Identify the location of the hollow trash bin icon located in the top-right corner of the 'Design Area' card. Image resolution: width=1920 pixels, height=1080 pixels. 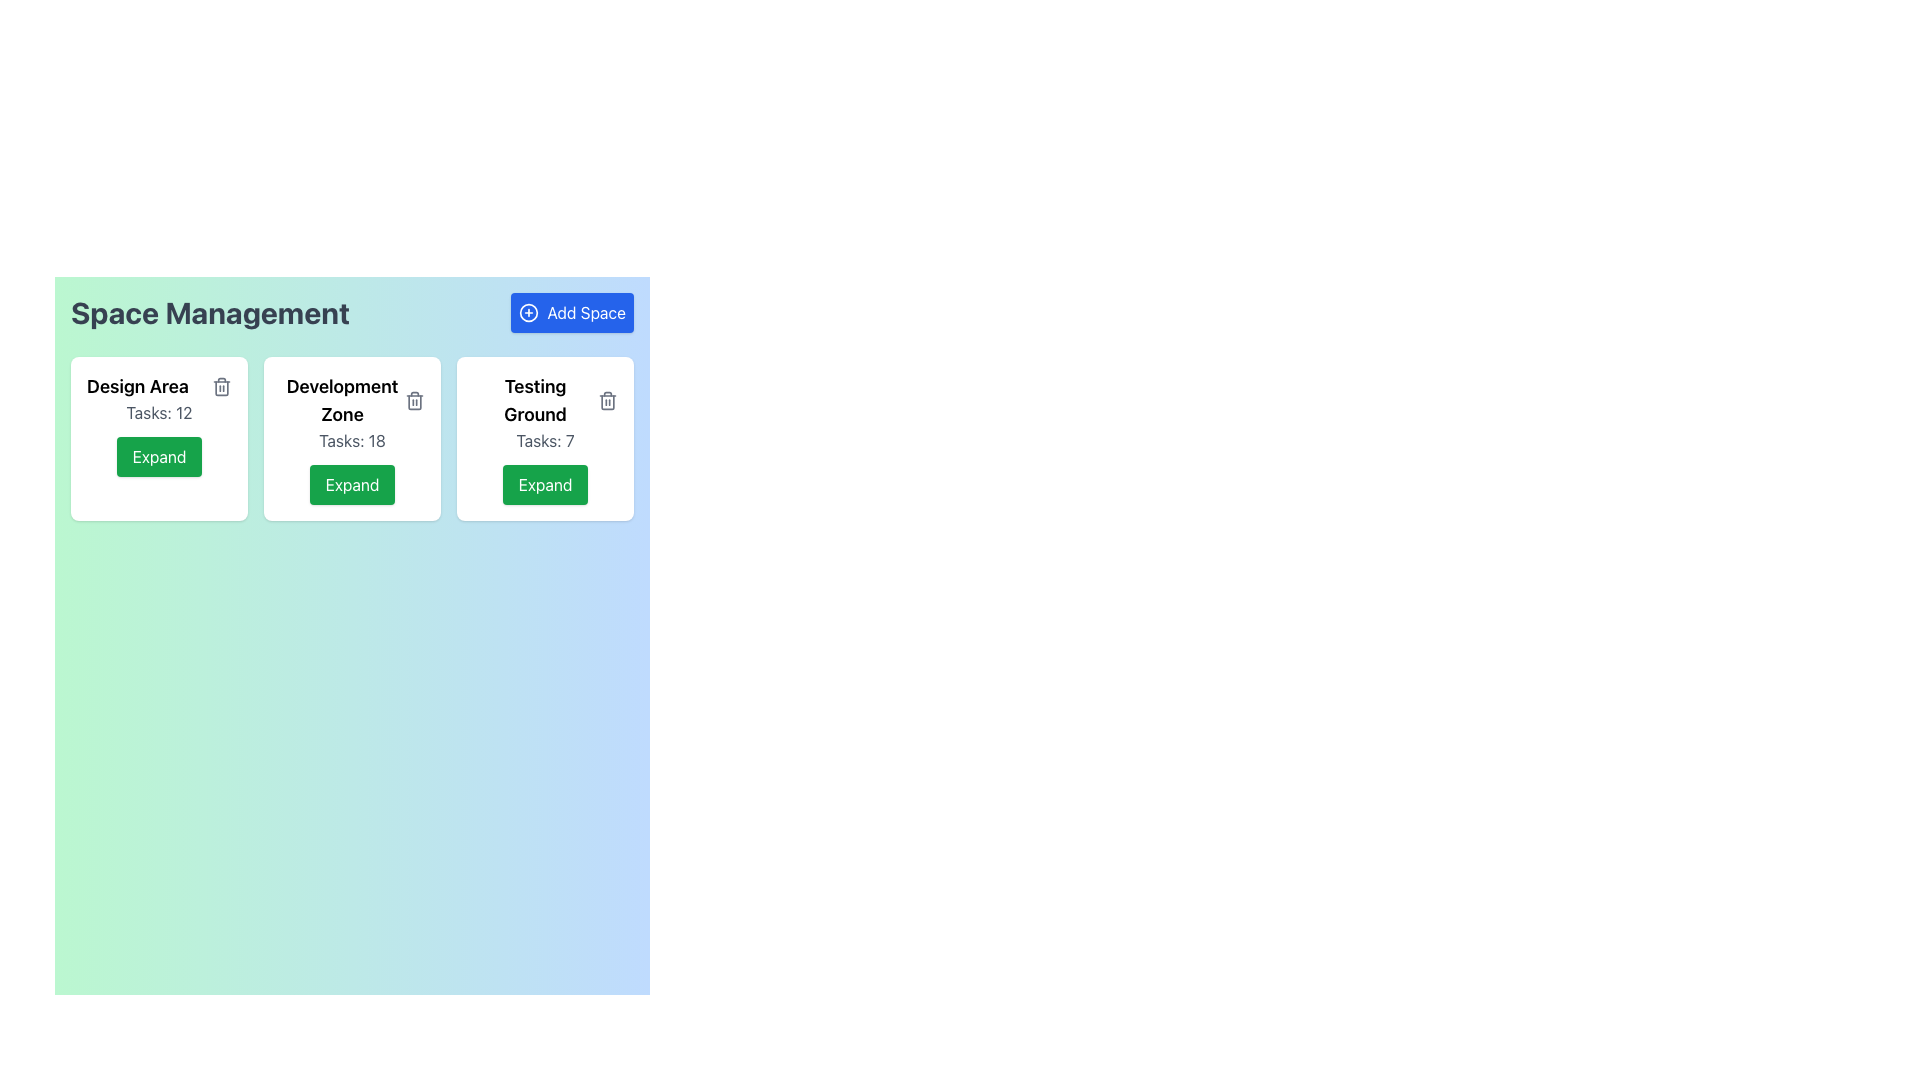
(221, 388).